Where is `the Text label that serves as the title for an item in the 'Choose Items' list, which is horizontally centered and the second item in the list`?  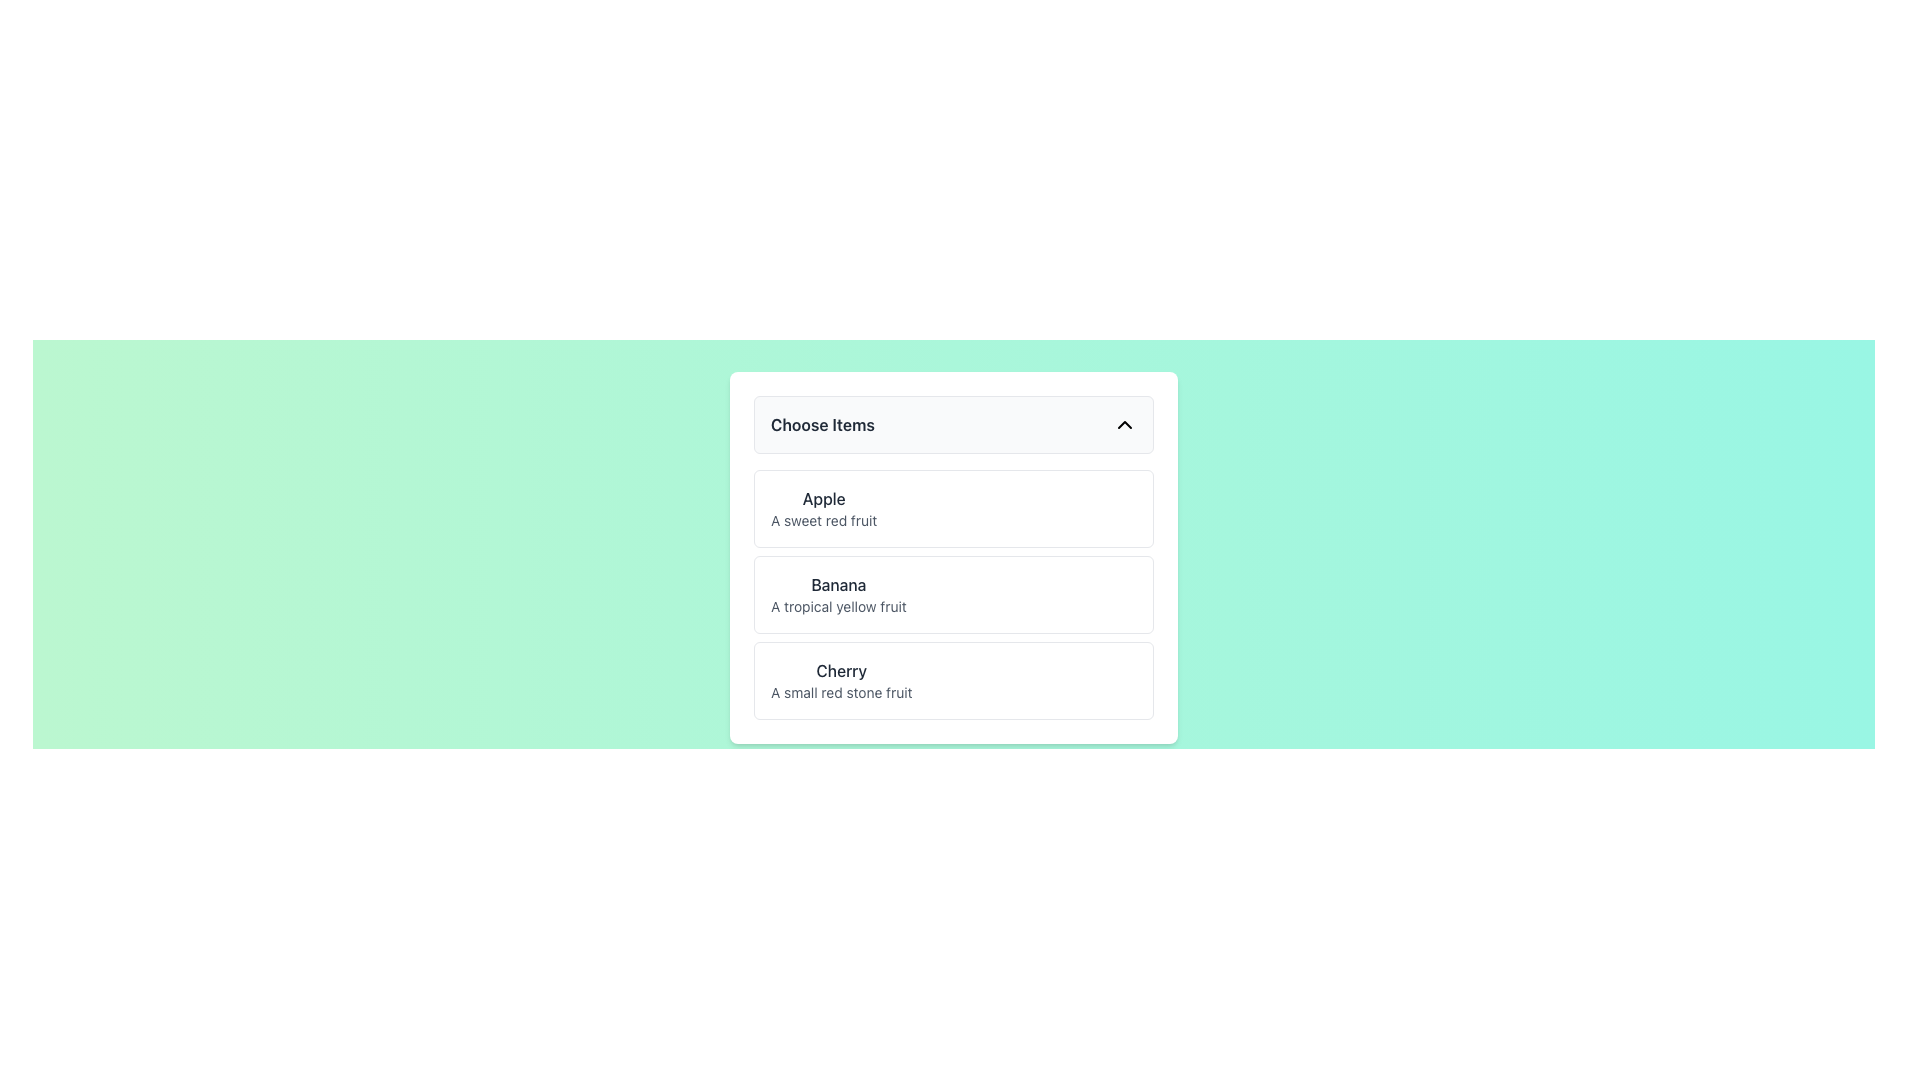 the Text label that serves as the title for an item in the 'Choose Items' list, which is horizontally centered and the second item in the list is located at coordinates (838, 585).